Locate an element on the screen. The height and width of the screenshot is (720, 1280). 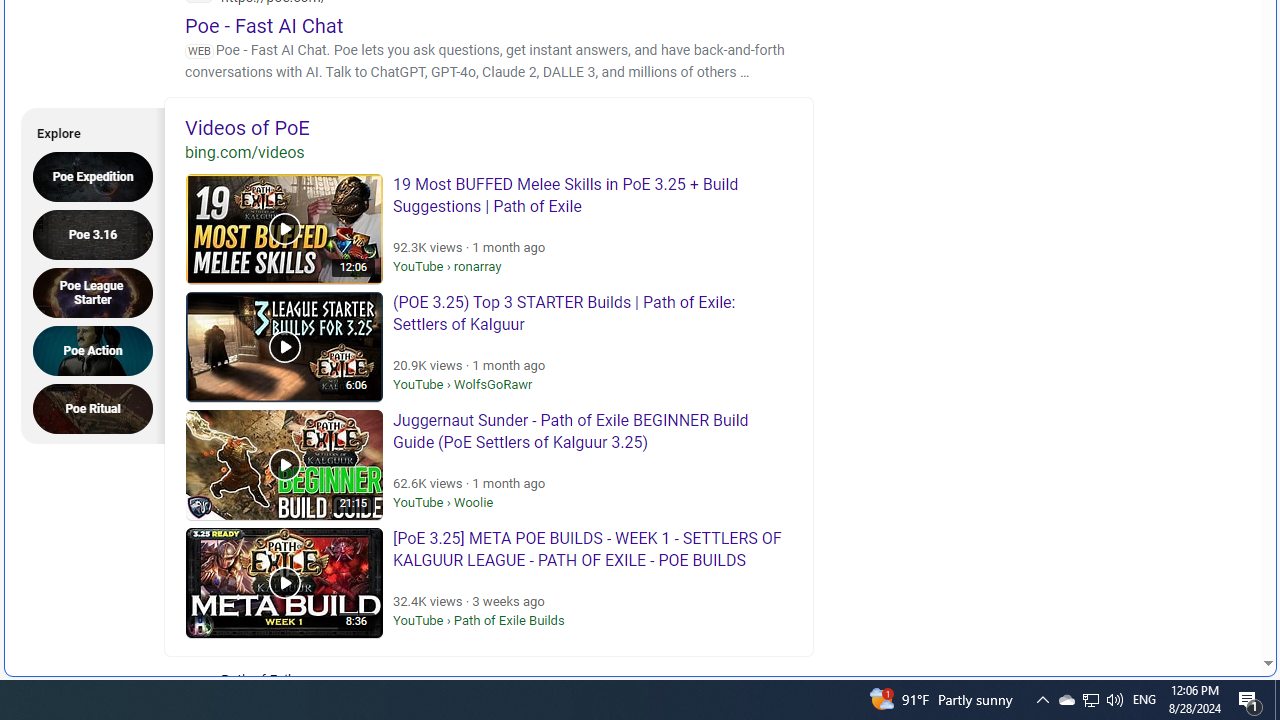
'Explore' is located at coordinates (86, 130).